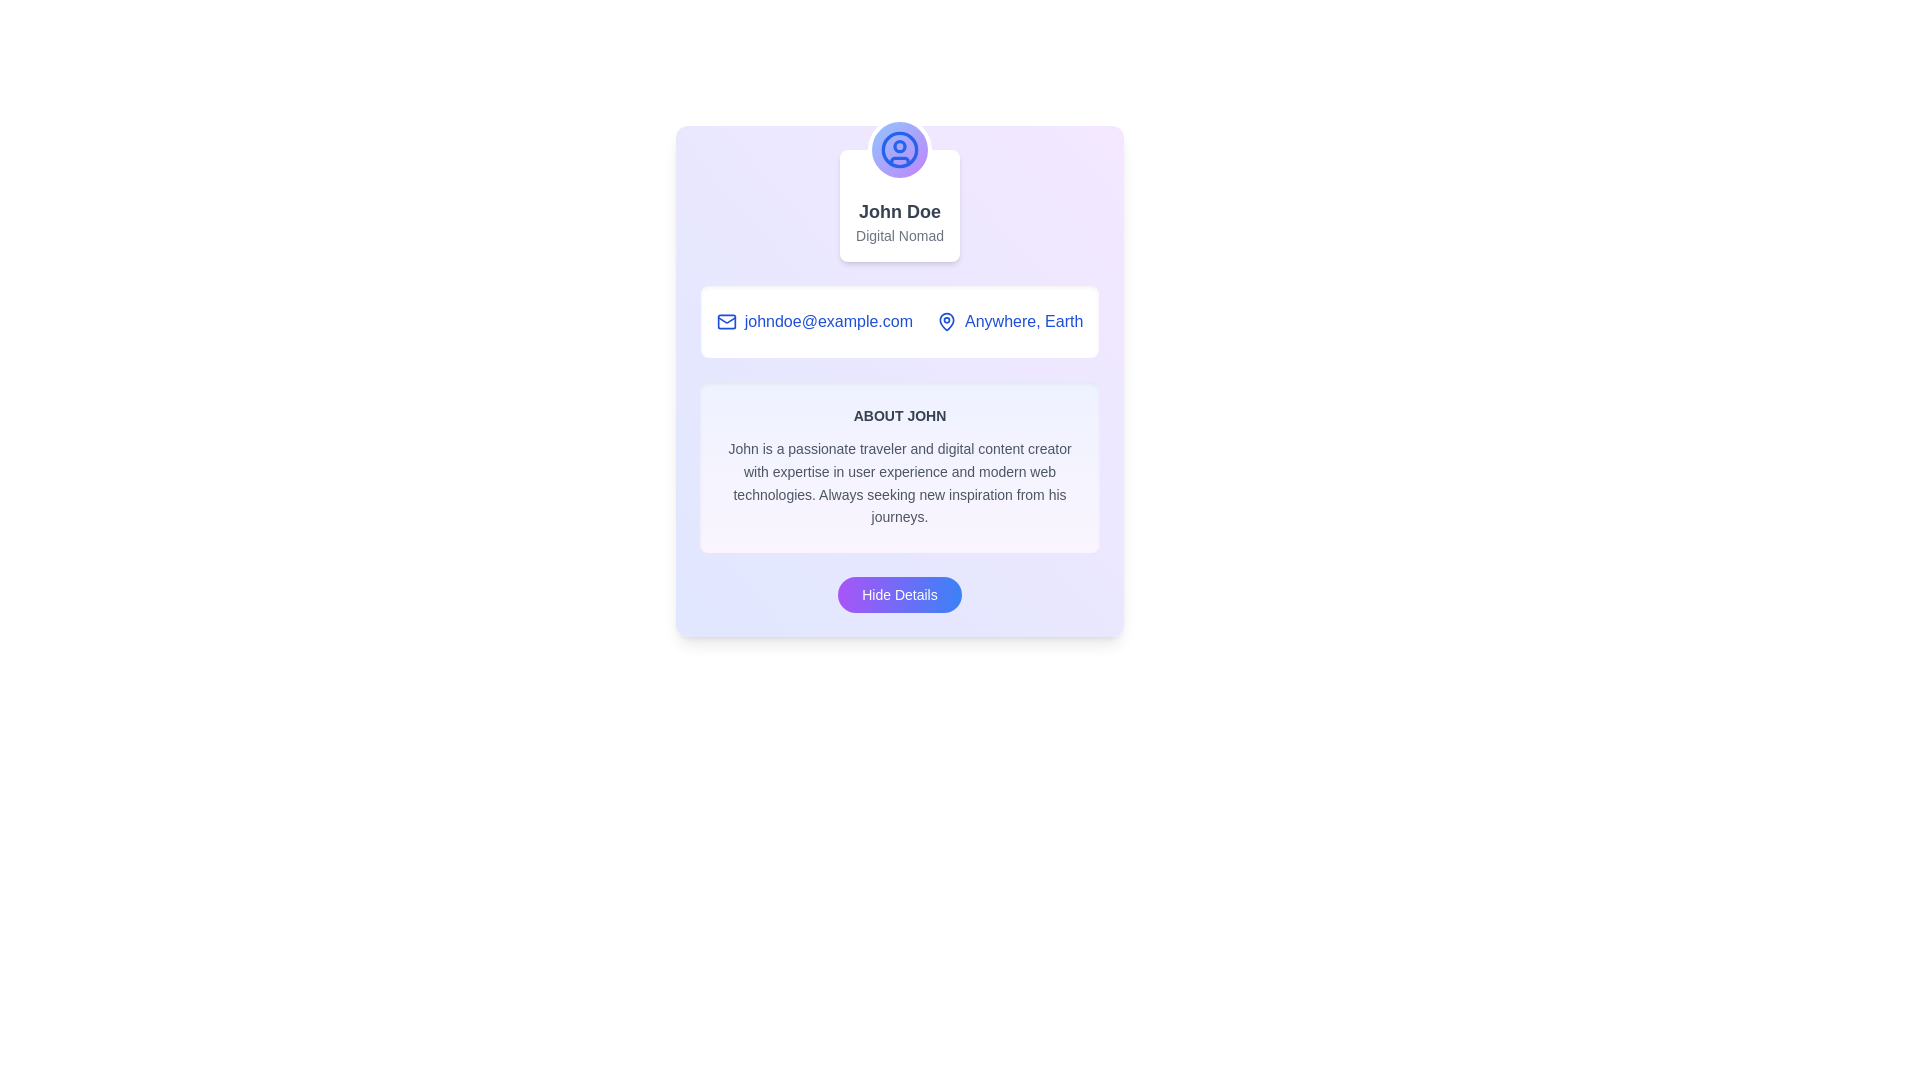 Image resolution: width=1920 pixels, height=1080 pixels. What do you see at coordinates (899, 149) in the screenshot?
I see `the user avatar icon representing 'John Doe'` at bounding box center [899, 149].